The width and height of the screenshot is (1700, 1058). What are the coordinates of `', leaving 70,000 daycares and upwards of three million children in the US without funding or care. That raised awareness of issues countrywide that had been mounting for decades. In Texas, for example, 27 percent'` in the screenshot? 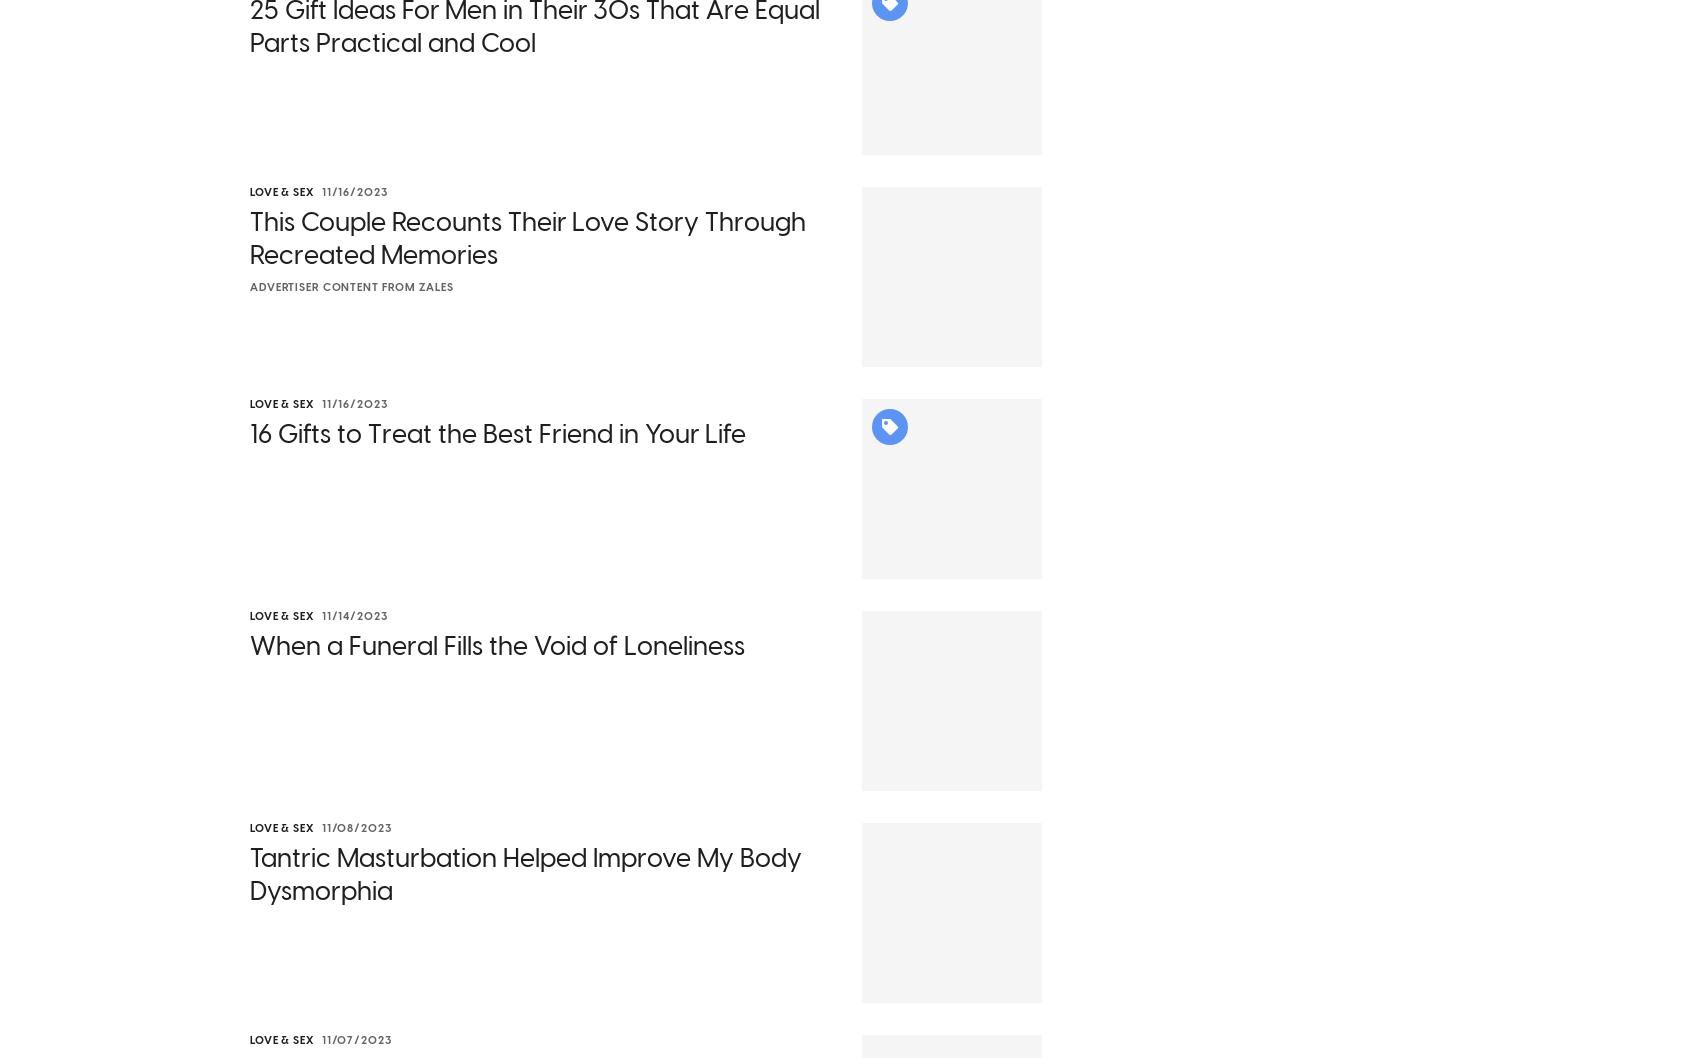 It's located at (250, 455).